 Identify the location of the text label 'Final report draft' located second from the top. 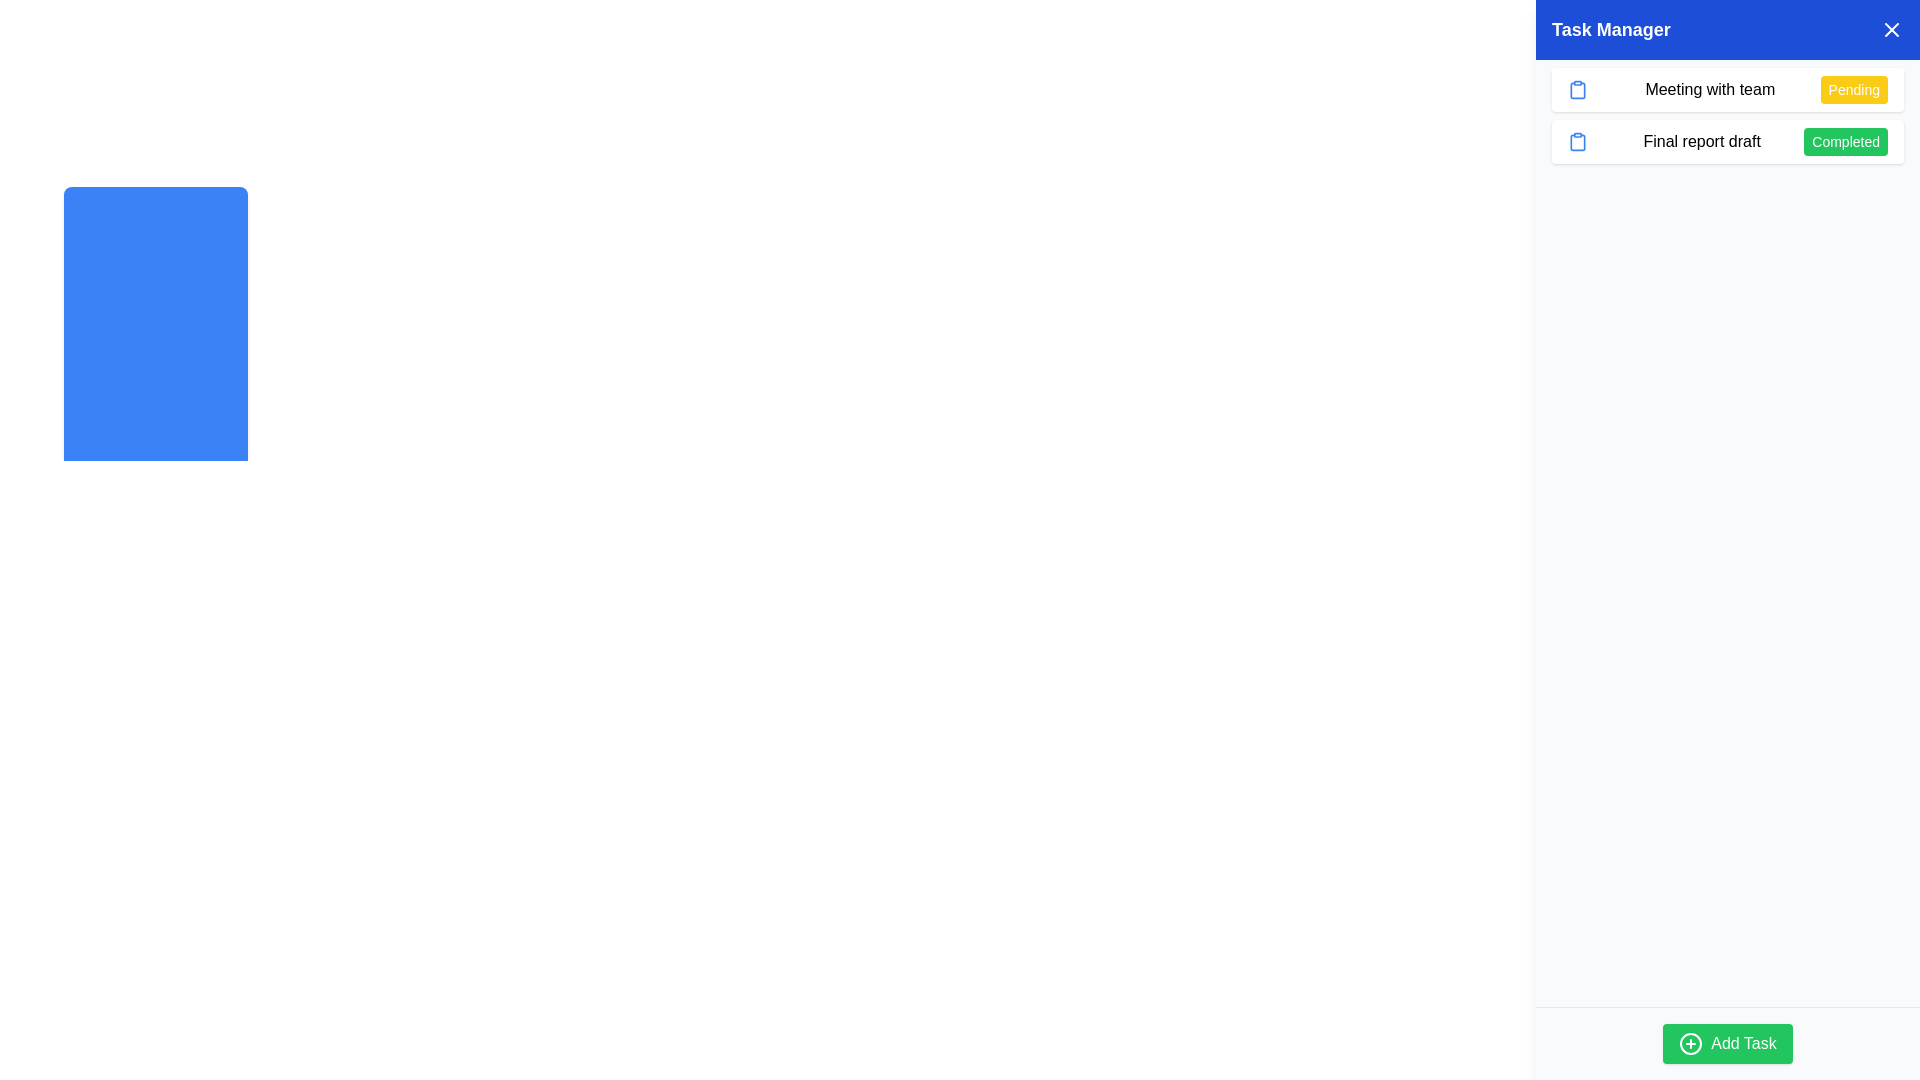
(1701, 141).